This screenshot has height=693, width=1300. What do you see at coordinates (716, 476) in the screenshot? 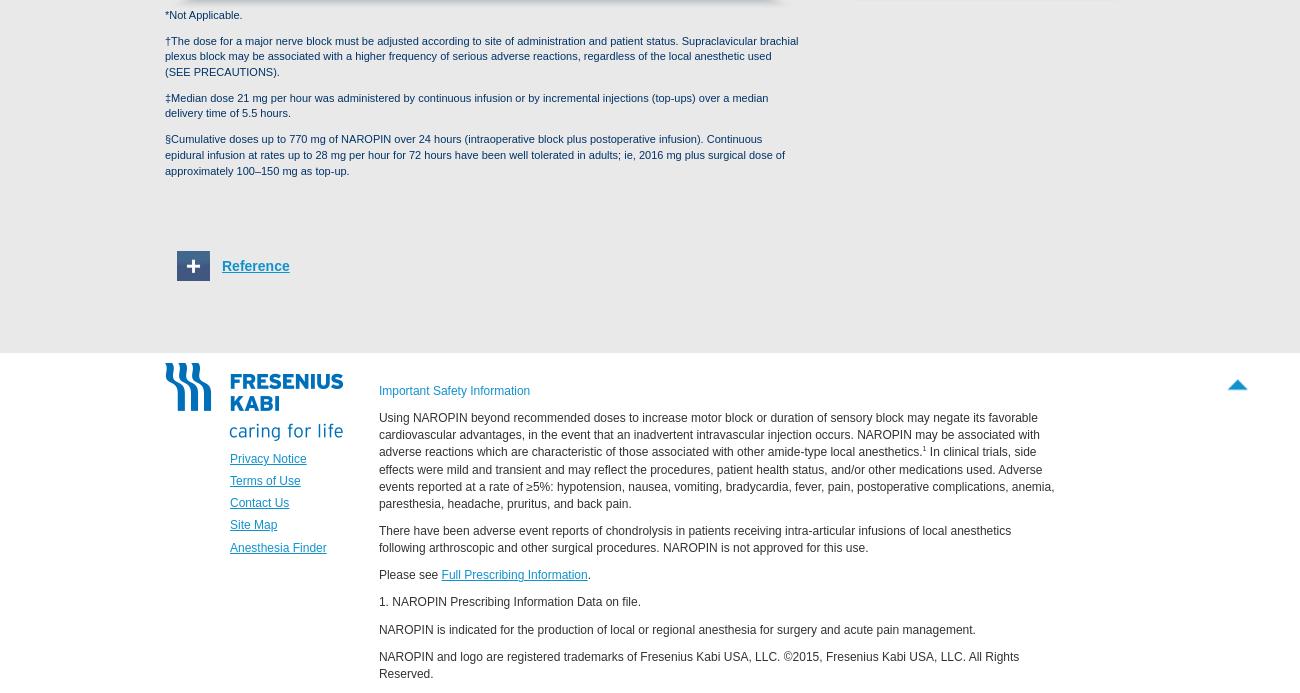
I see `'In clinical trials, side effects were mild and transient and may reflect the procedures, patient health status, and/or other medications used. Adverse events reported at a rate of ≥5%: hypotension, nausea, vomiting, bradycardia, fever, pain, postoperative complications, anemia, paresthesia, headache, pruritus, and back pain.'` at bounding box center [716, 476].